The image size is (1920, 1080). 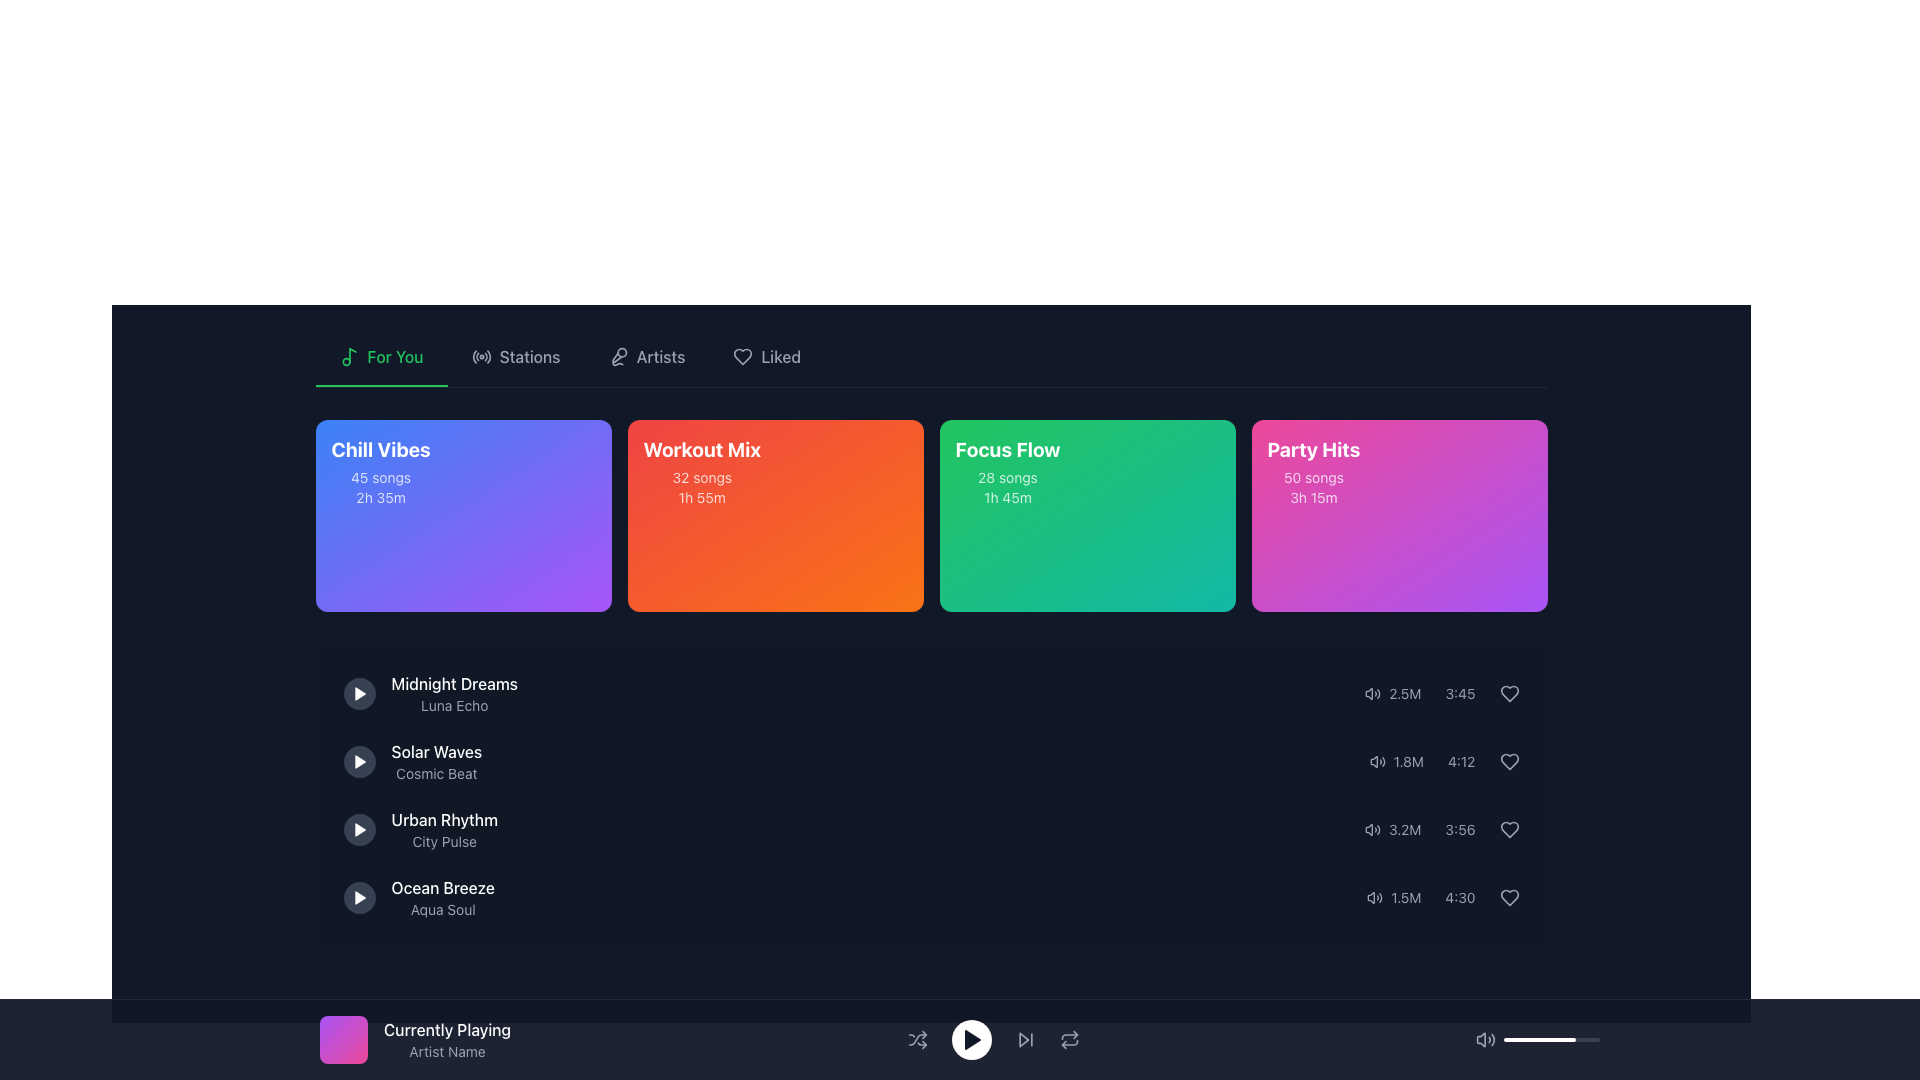 What do you see at coordinates (360, 897) in the screenshot?
I see `the play button for the song 'Ocean Breeze' by 'Aqua Soul', located at the leftmost side of the fourth item in the list to provide visual feedback` at bounding box center [360, 897].